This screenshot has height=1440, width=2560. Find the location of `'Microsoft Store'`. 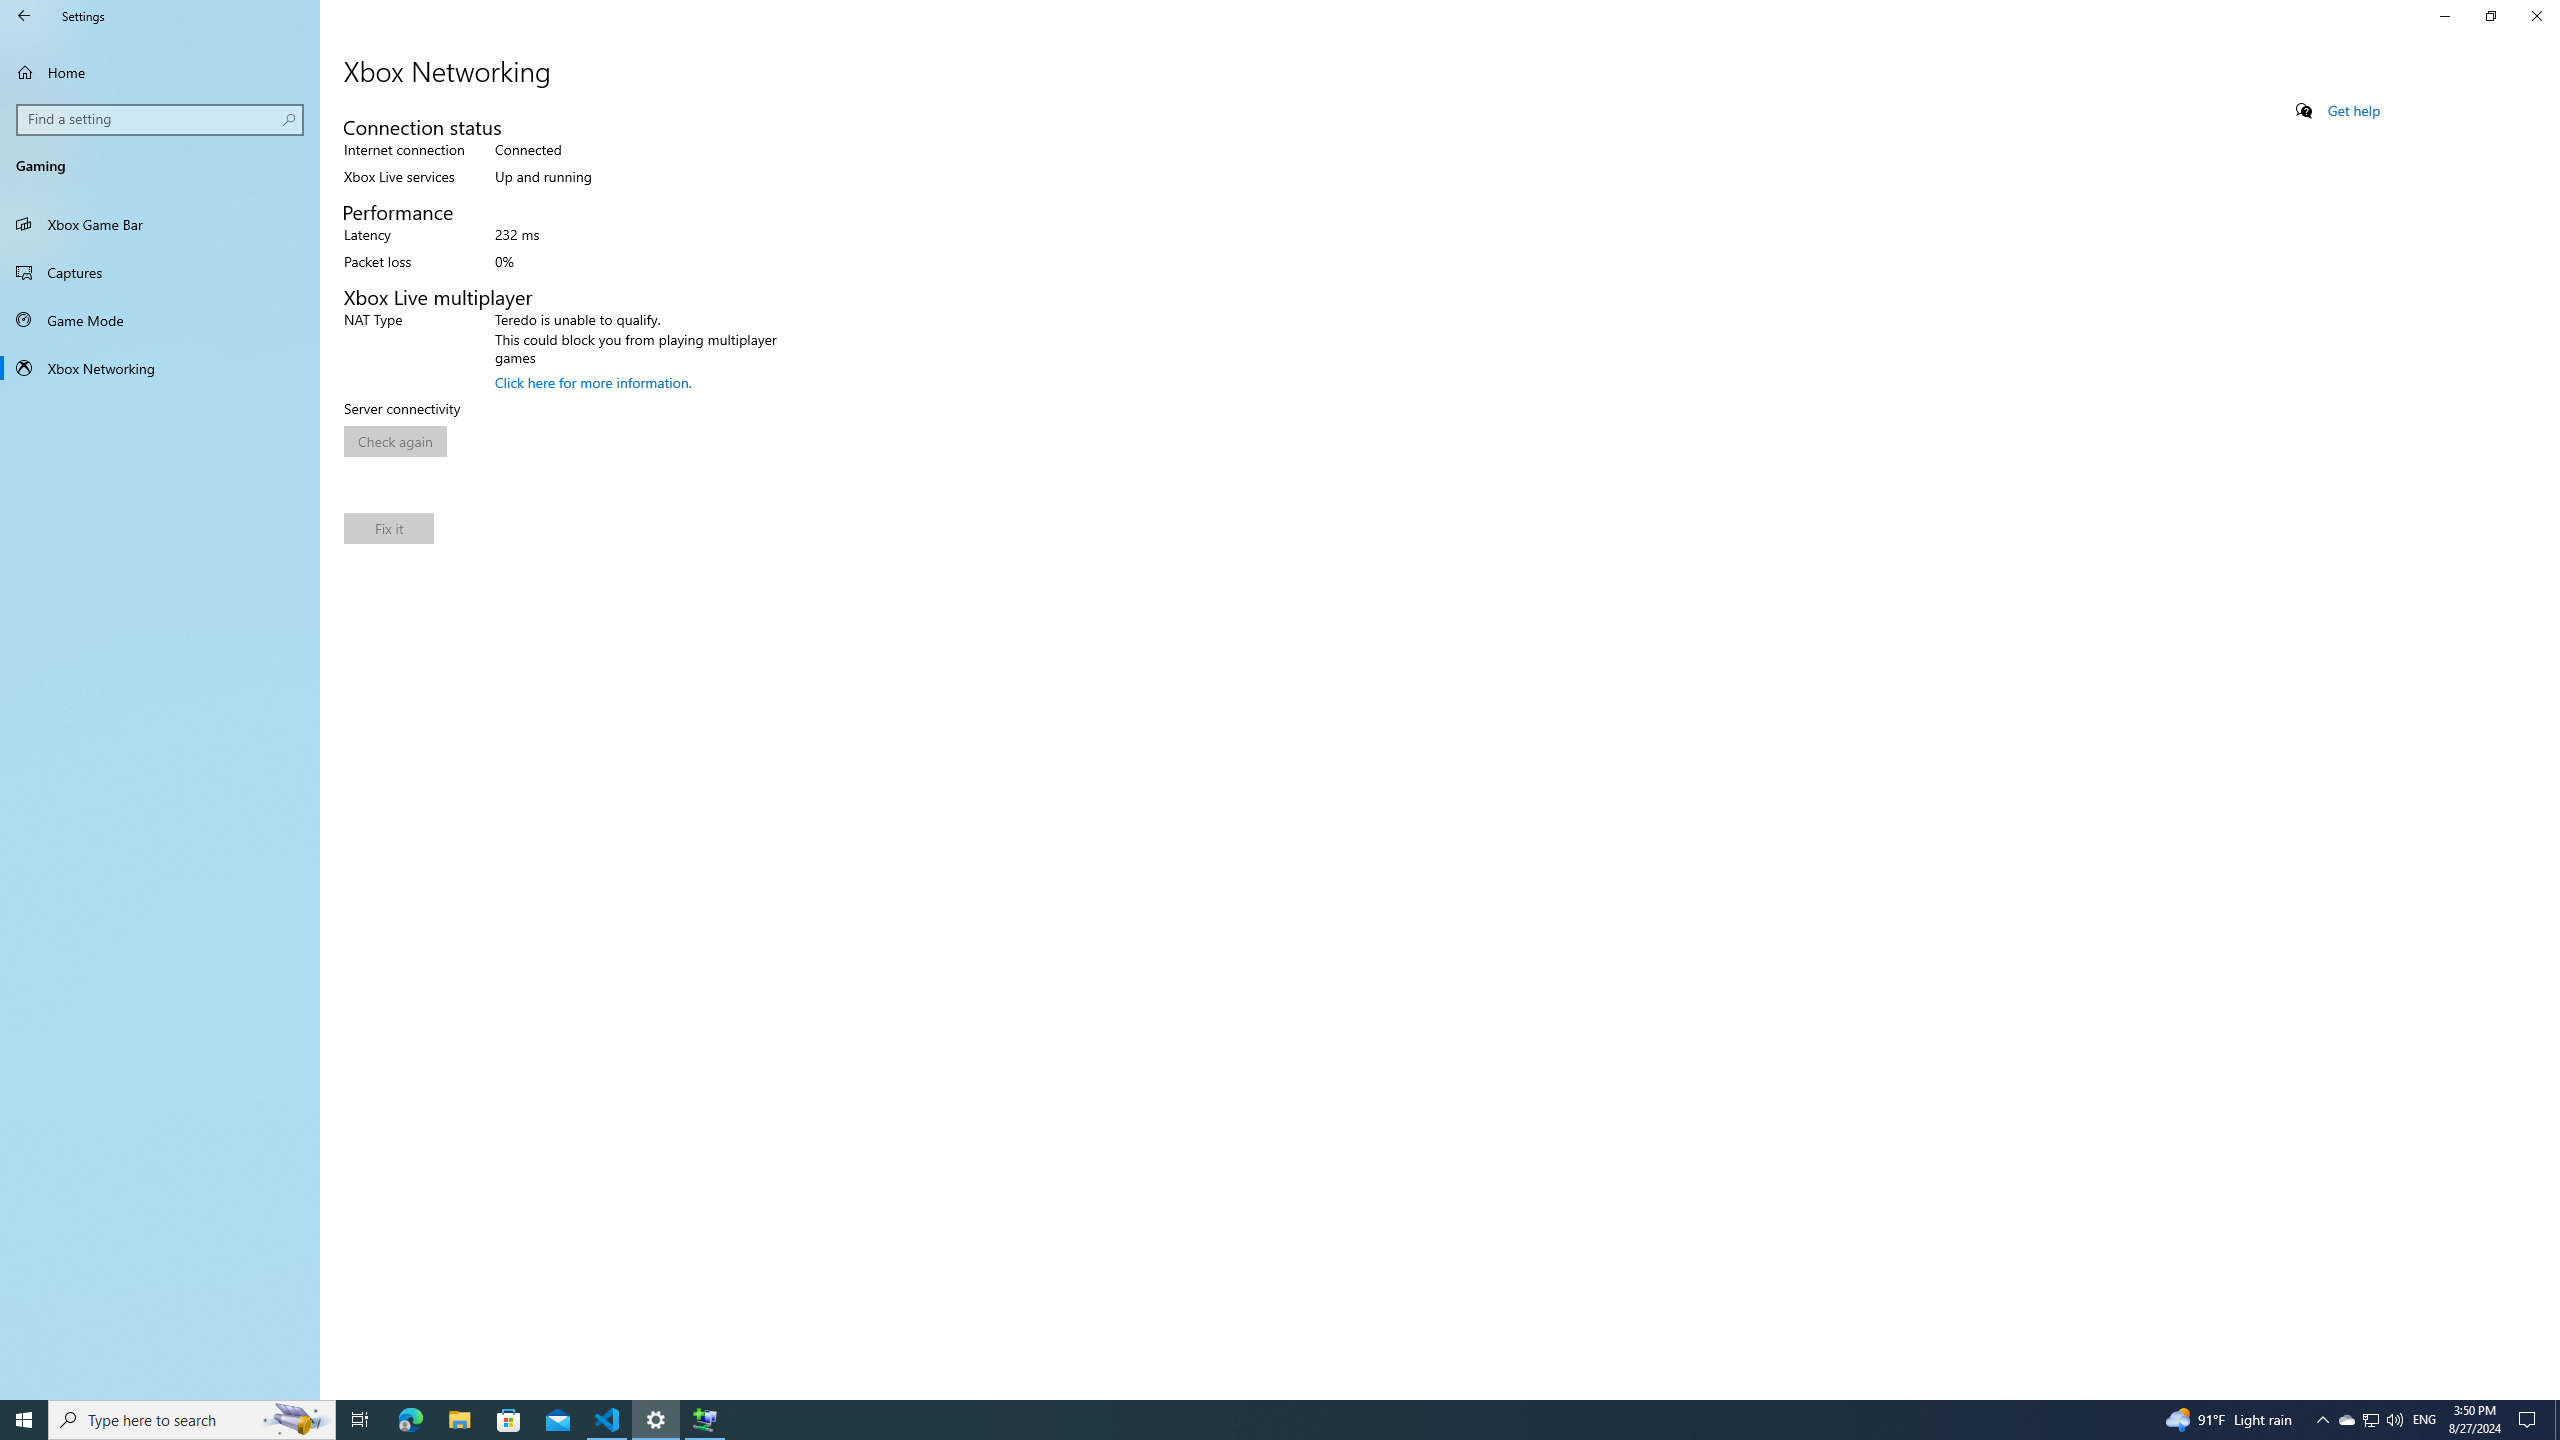

'Microsoft Store' is located at coordinates (509, 1418).